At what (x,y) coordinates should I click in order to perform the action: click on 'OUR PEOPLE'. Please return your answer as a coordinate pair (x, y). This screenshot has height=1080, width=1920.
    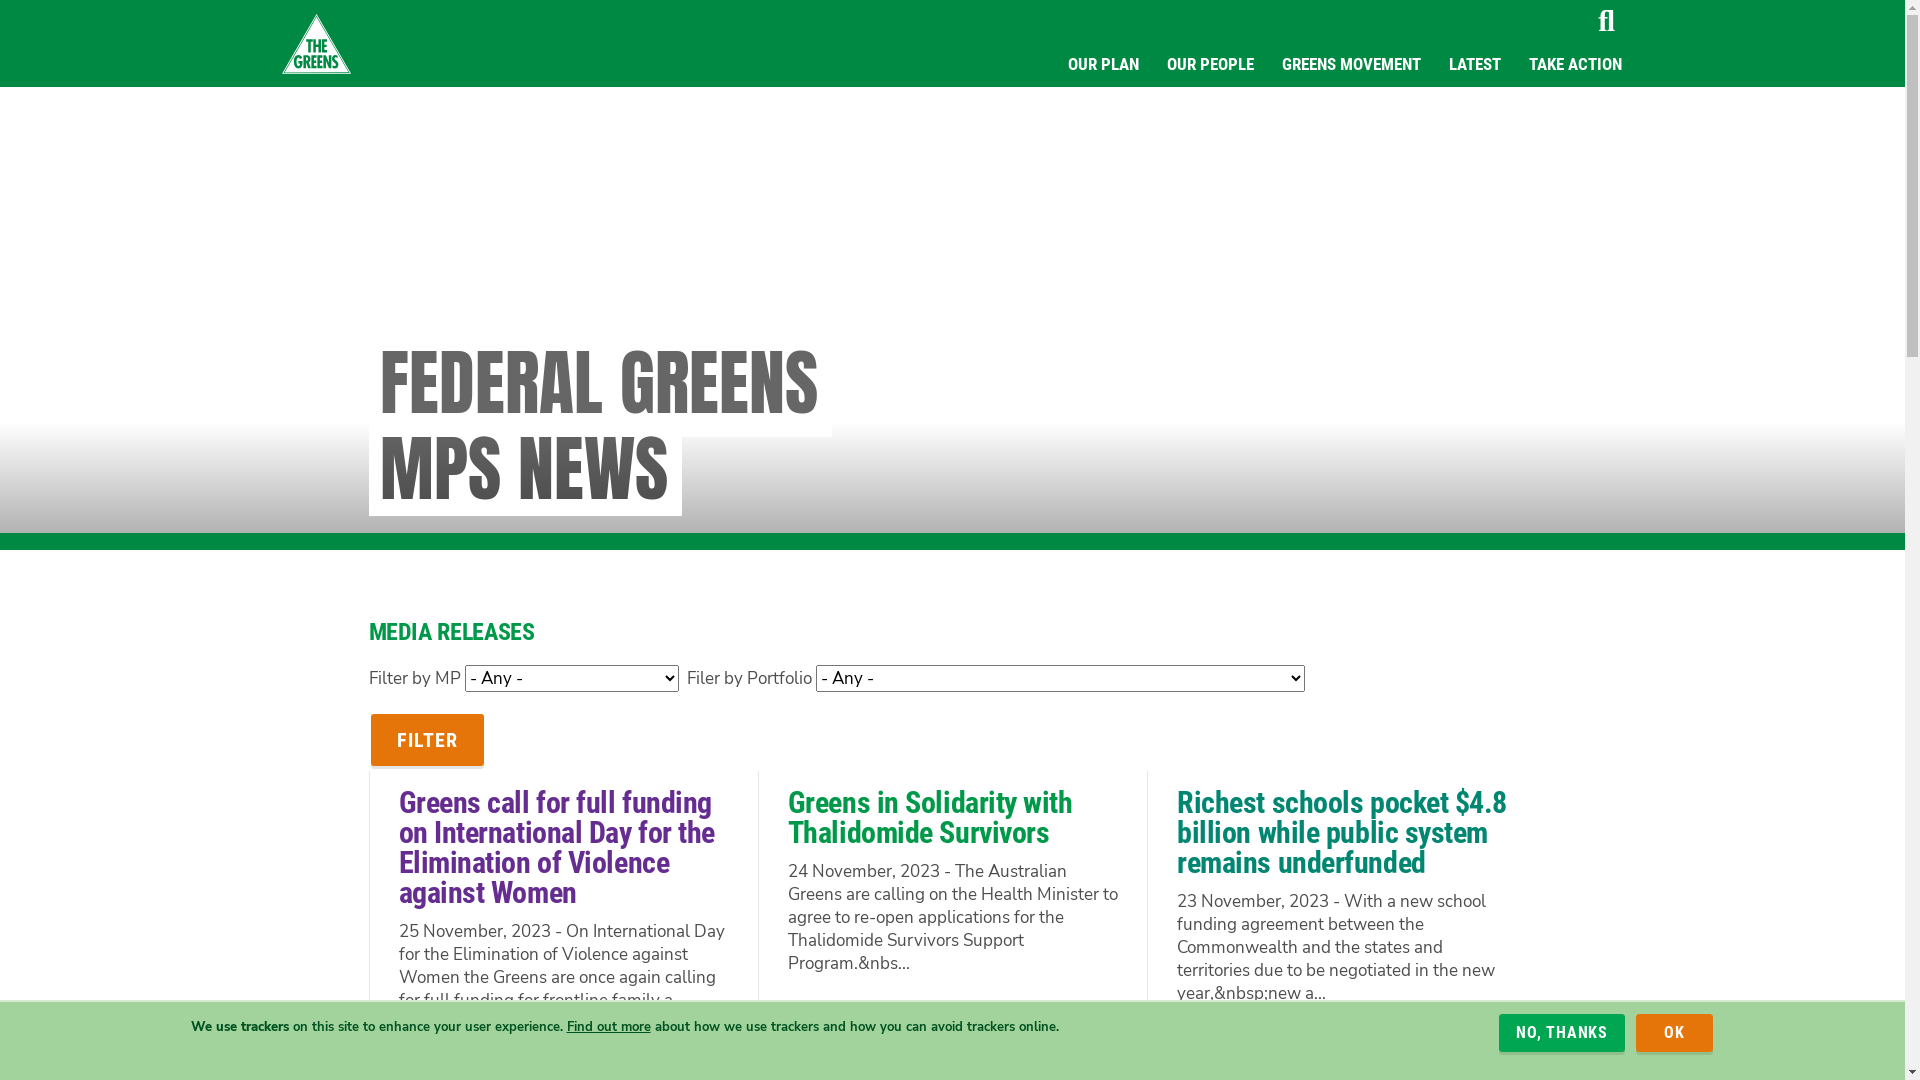
    Looking at the image, I should click on (1208, 63).